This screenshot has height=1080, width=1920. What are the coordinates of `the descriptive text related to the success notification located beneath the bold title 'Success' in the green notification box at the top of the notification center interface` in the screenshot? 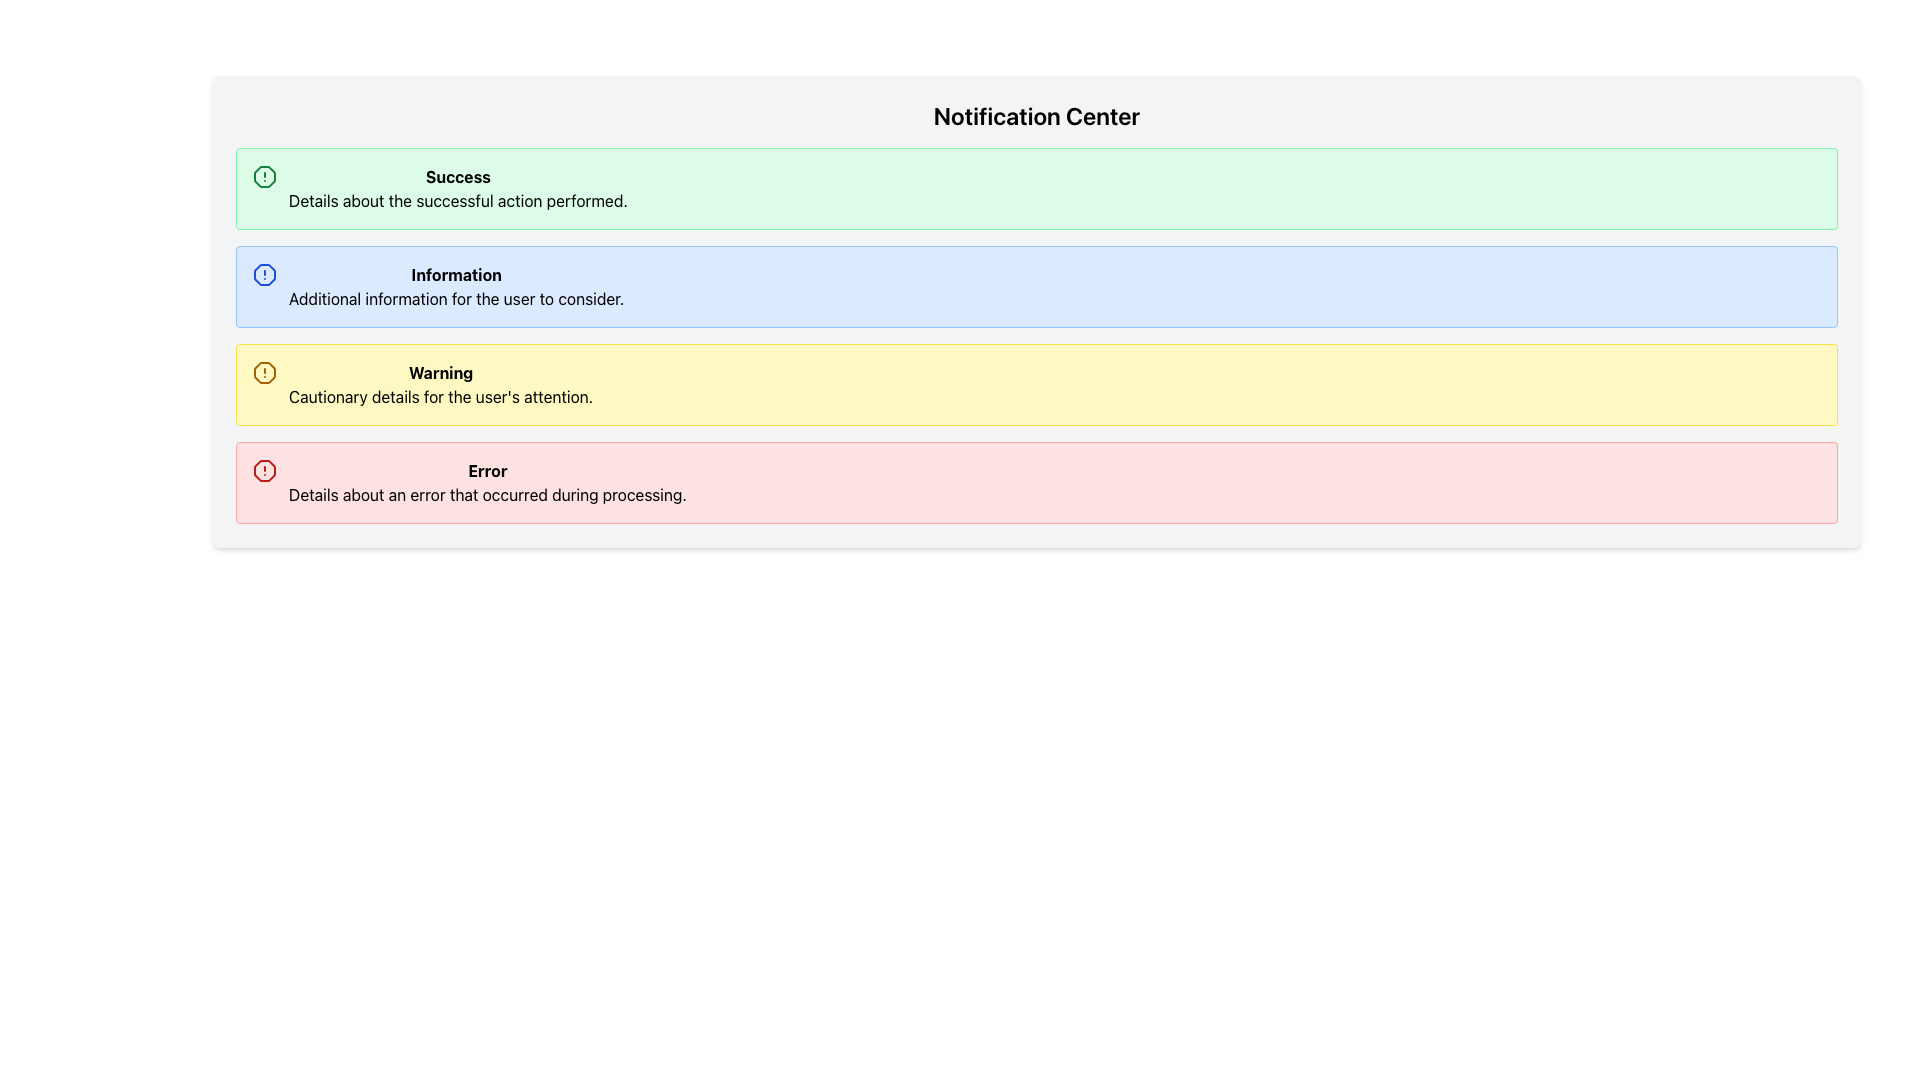 It's located at (457, 200).